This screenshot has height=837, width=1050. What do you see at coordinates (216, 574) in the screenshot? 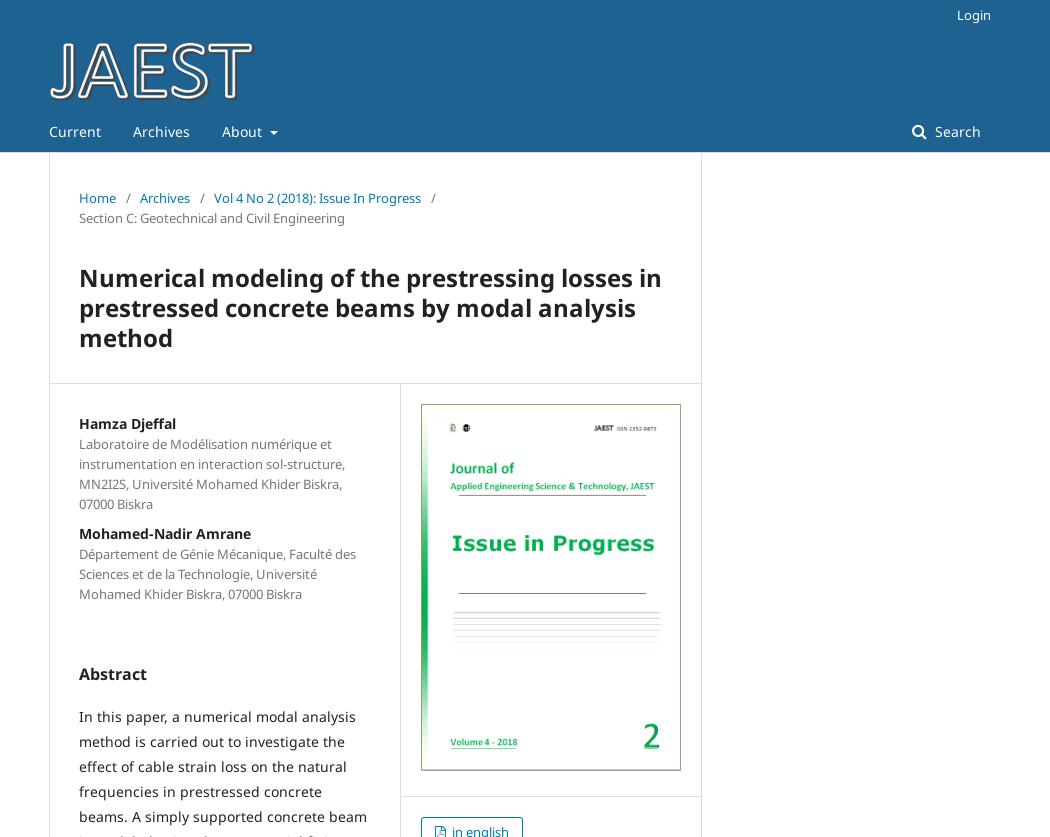
I see `'Département de Génie Mécanique, Faculté des Sciences et de la Technologie, Université Mohamed Khider Biskra, 07000 Biskra'` at bounding box center [216, 574].